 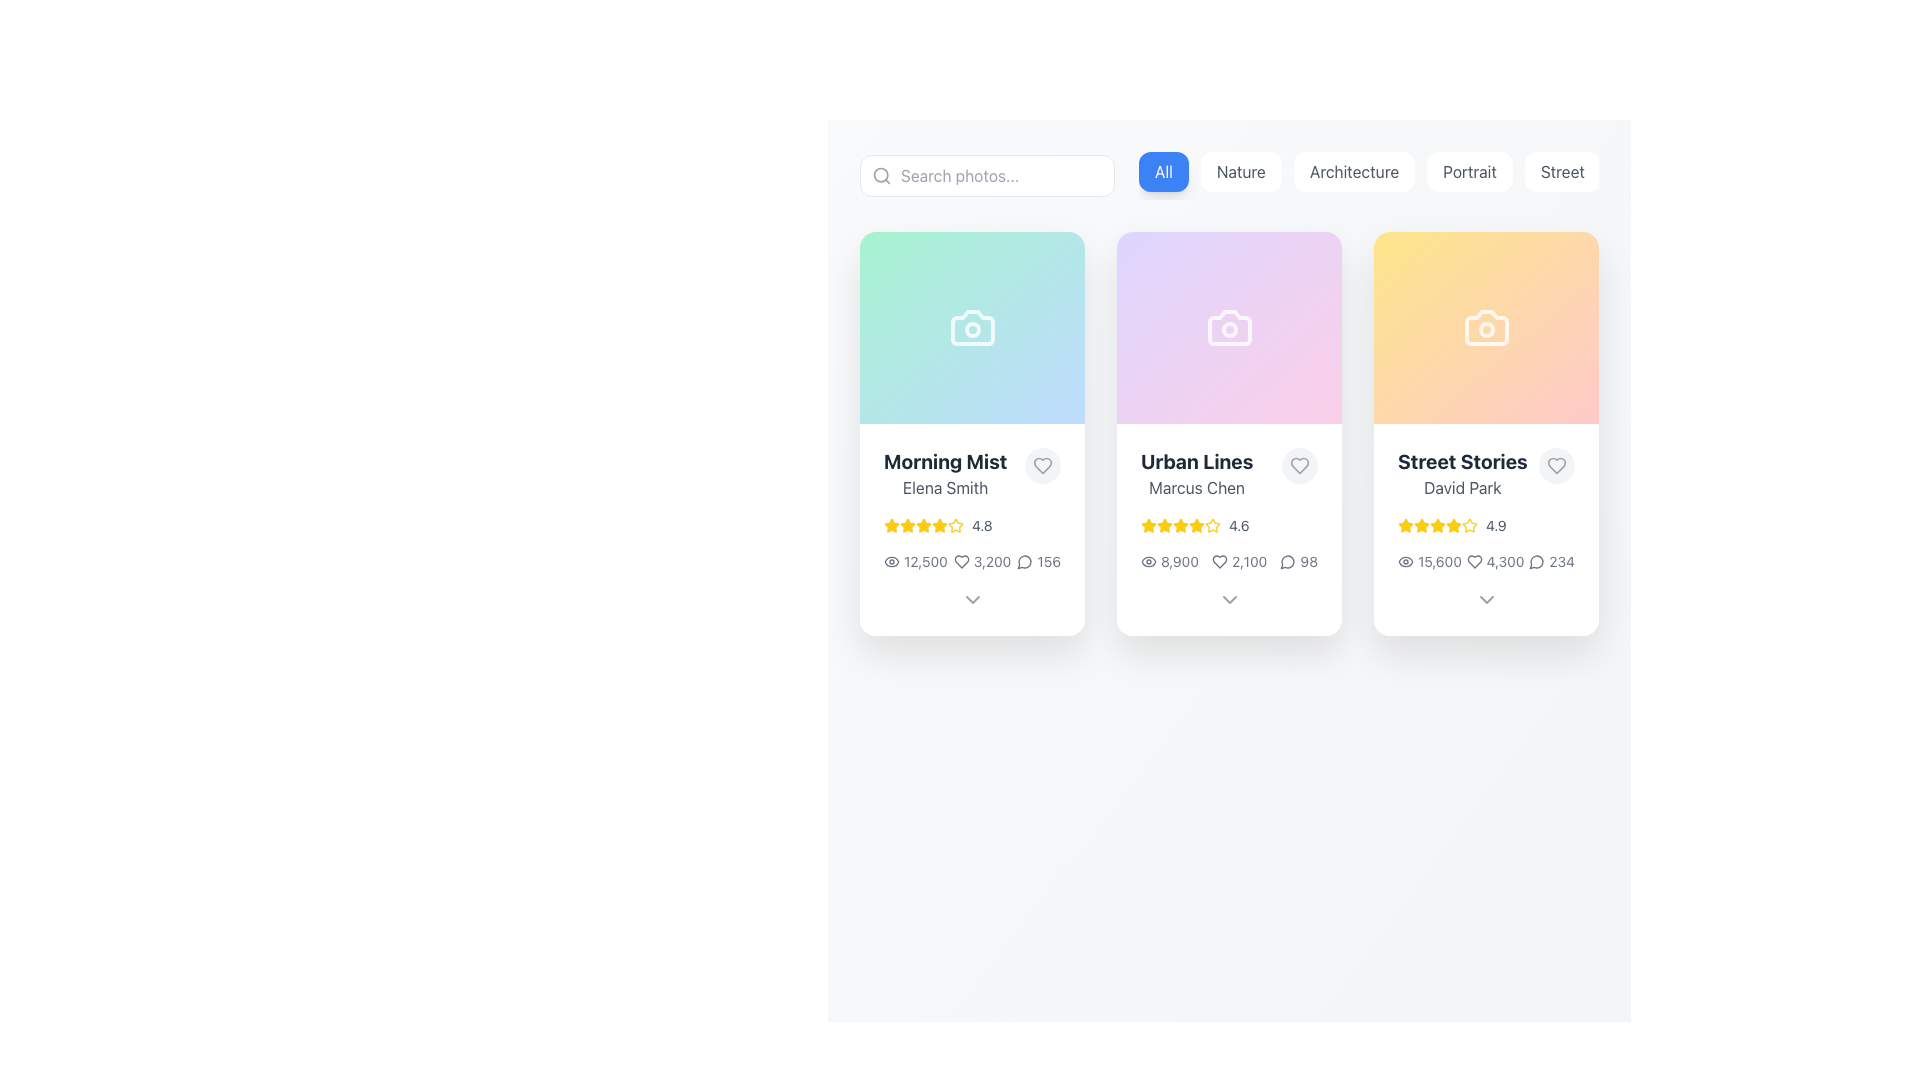 What do you see at coordinates (923, 524) in the screenshot?
I see `the visual state of the fifth rating star icon within the 'Morning Mist' card, which reflects a quantitative rating of '4.8'` at bounding box center [923, 524].